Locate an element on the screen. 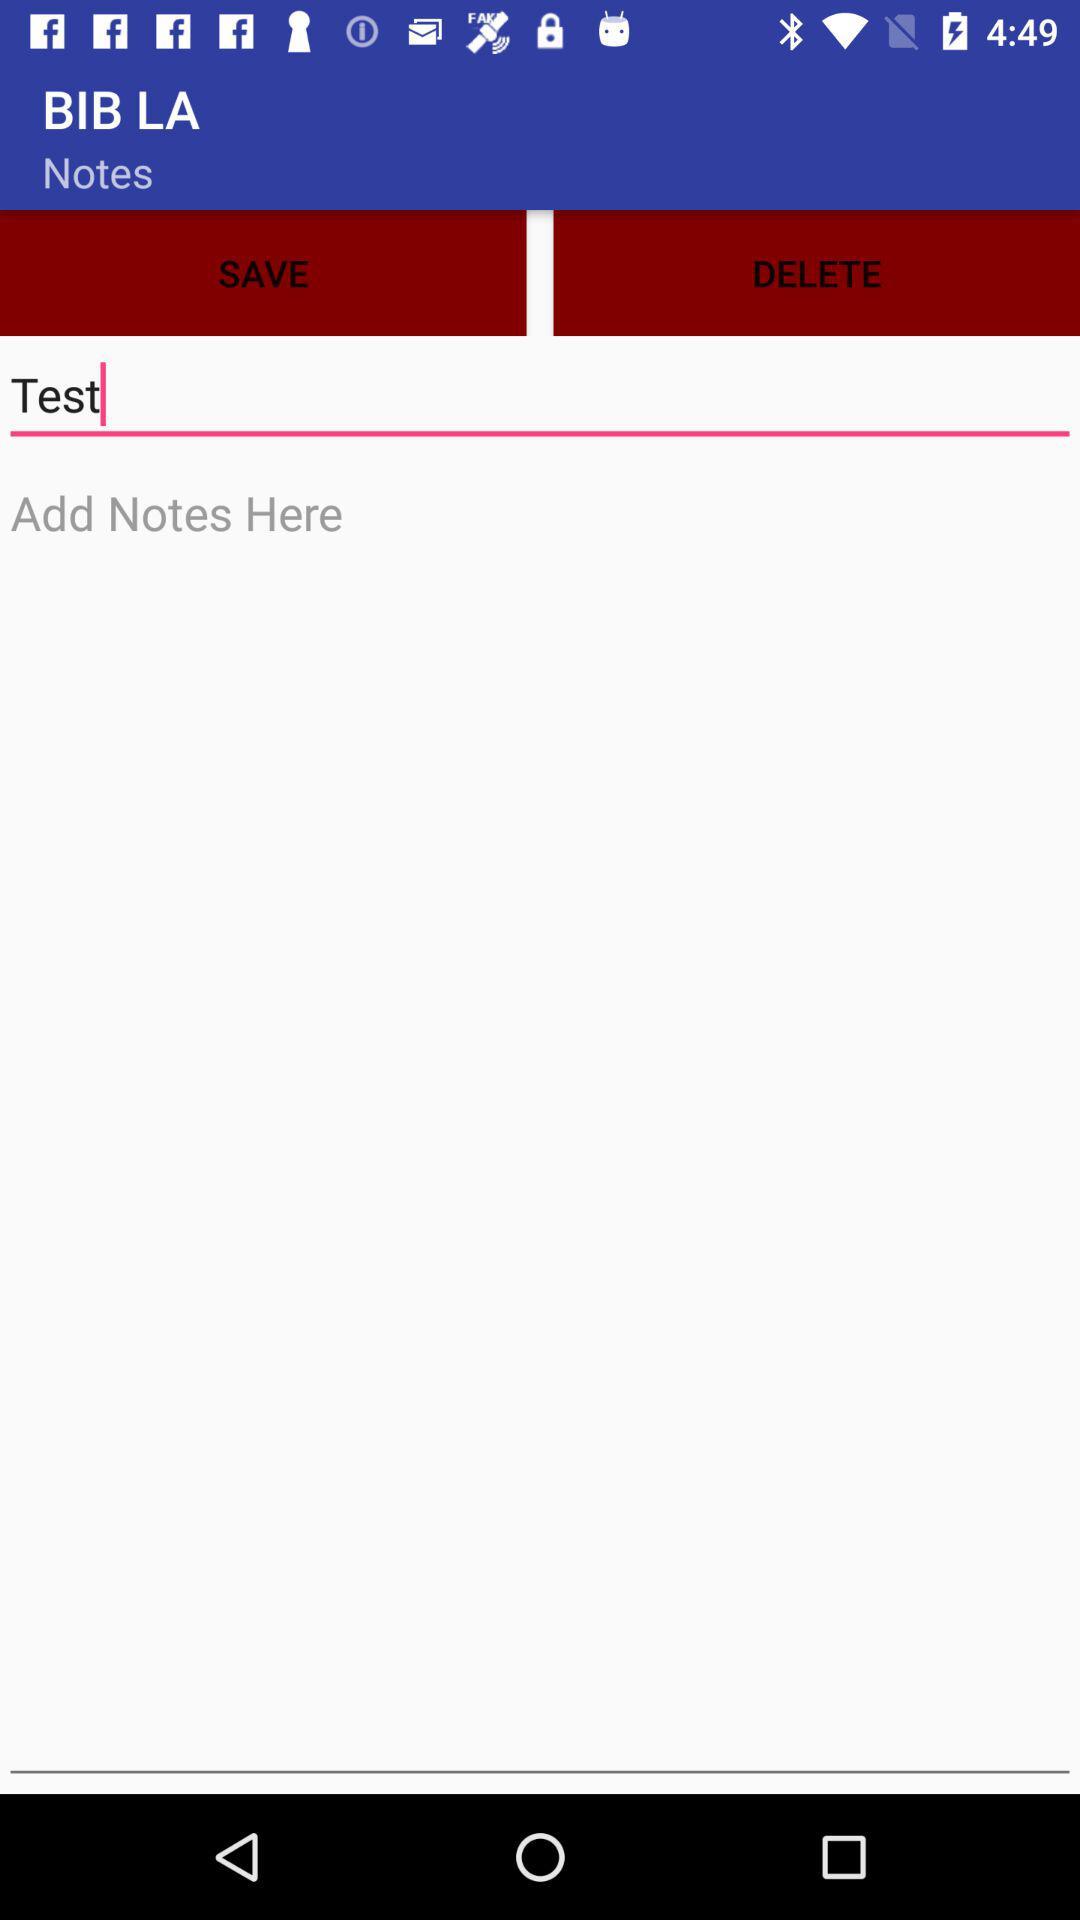 The image size is (1080, 1920). the item above test item is located at coordinates (816, 272).